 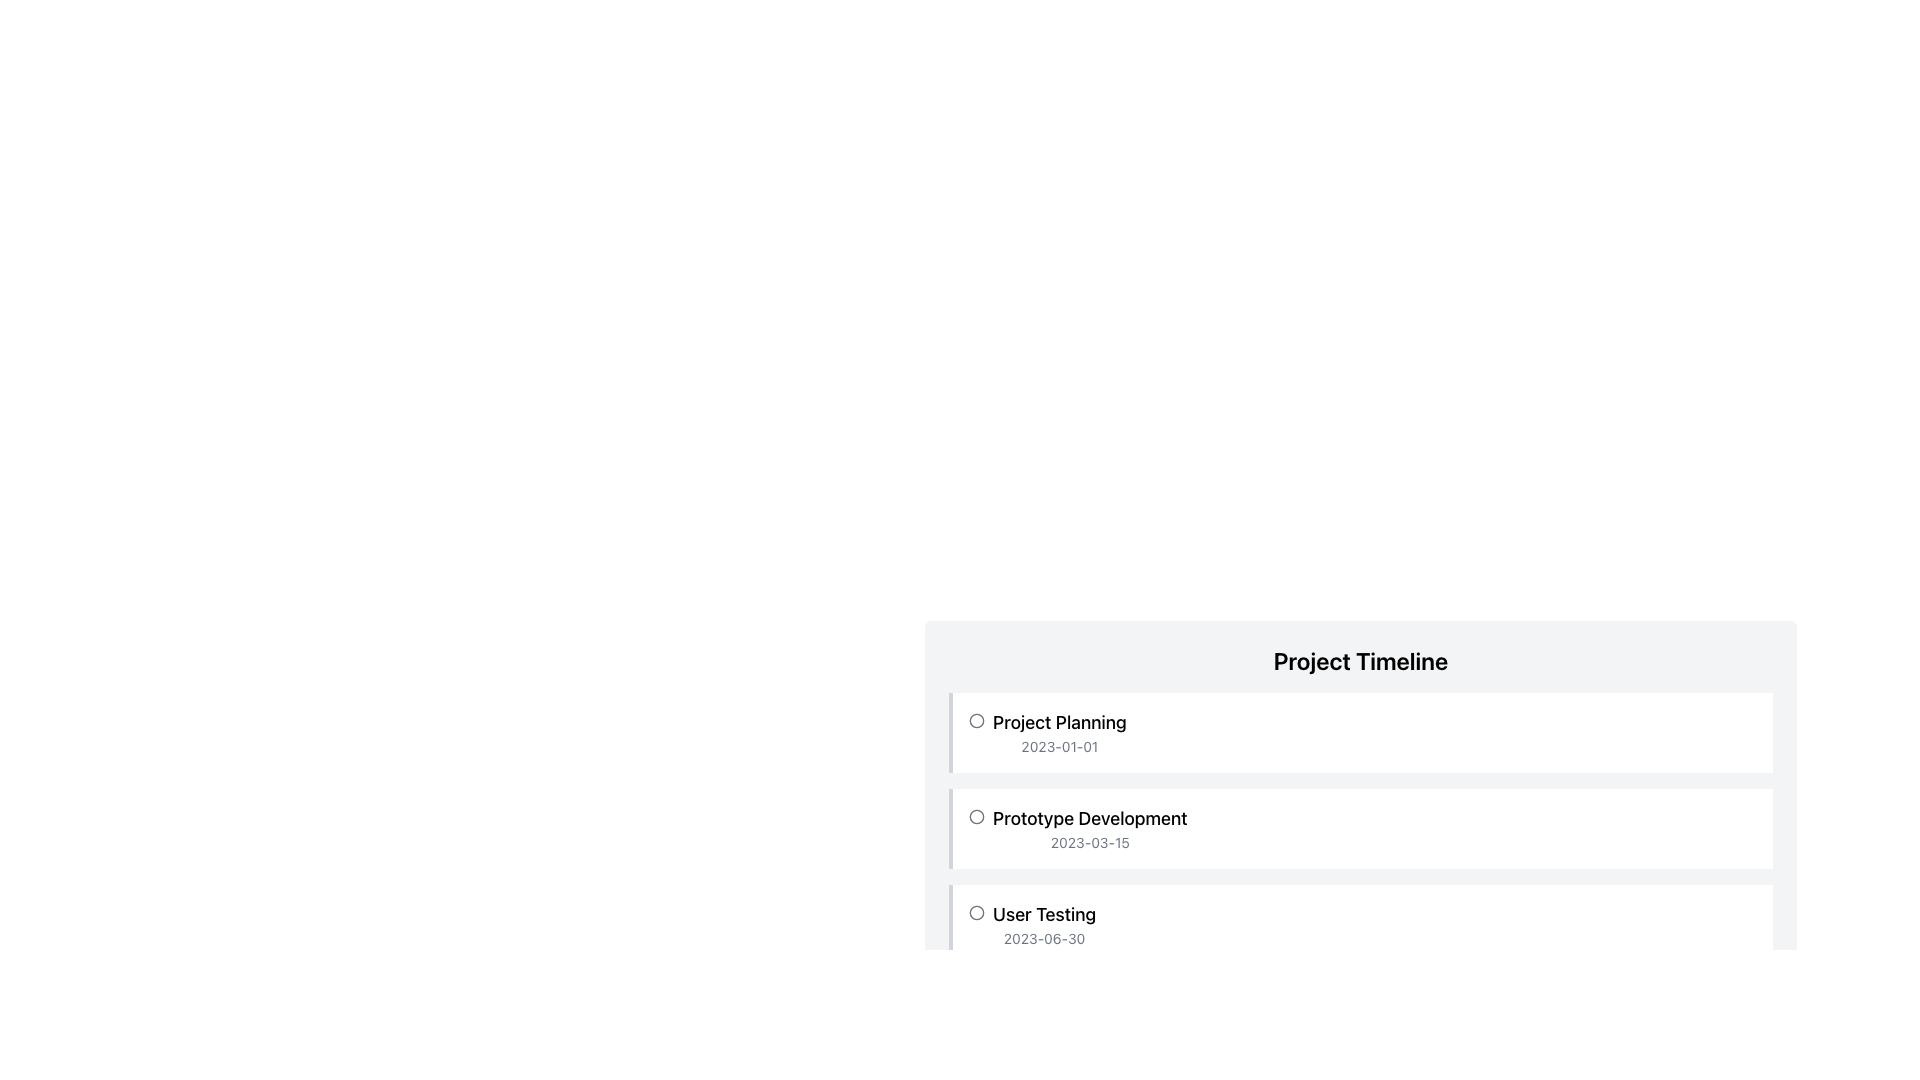 I want to click on the first circular icon located to the left of the text 'Project Planning', which is filled with a lighter gray tone and has a stroke color of gray, so click(x=977, y=721).